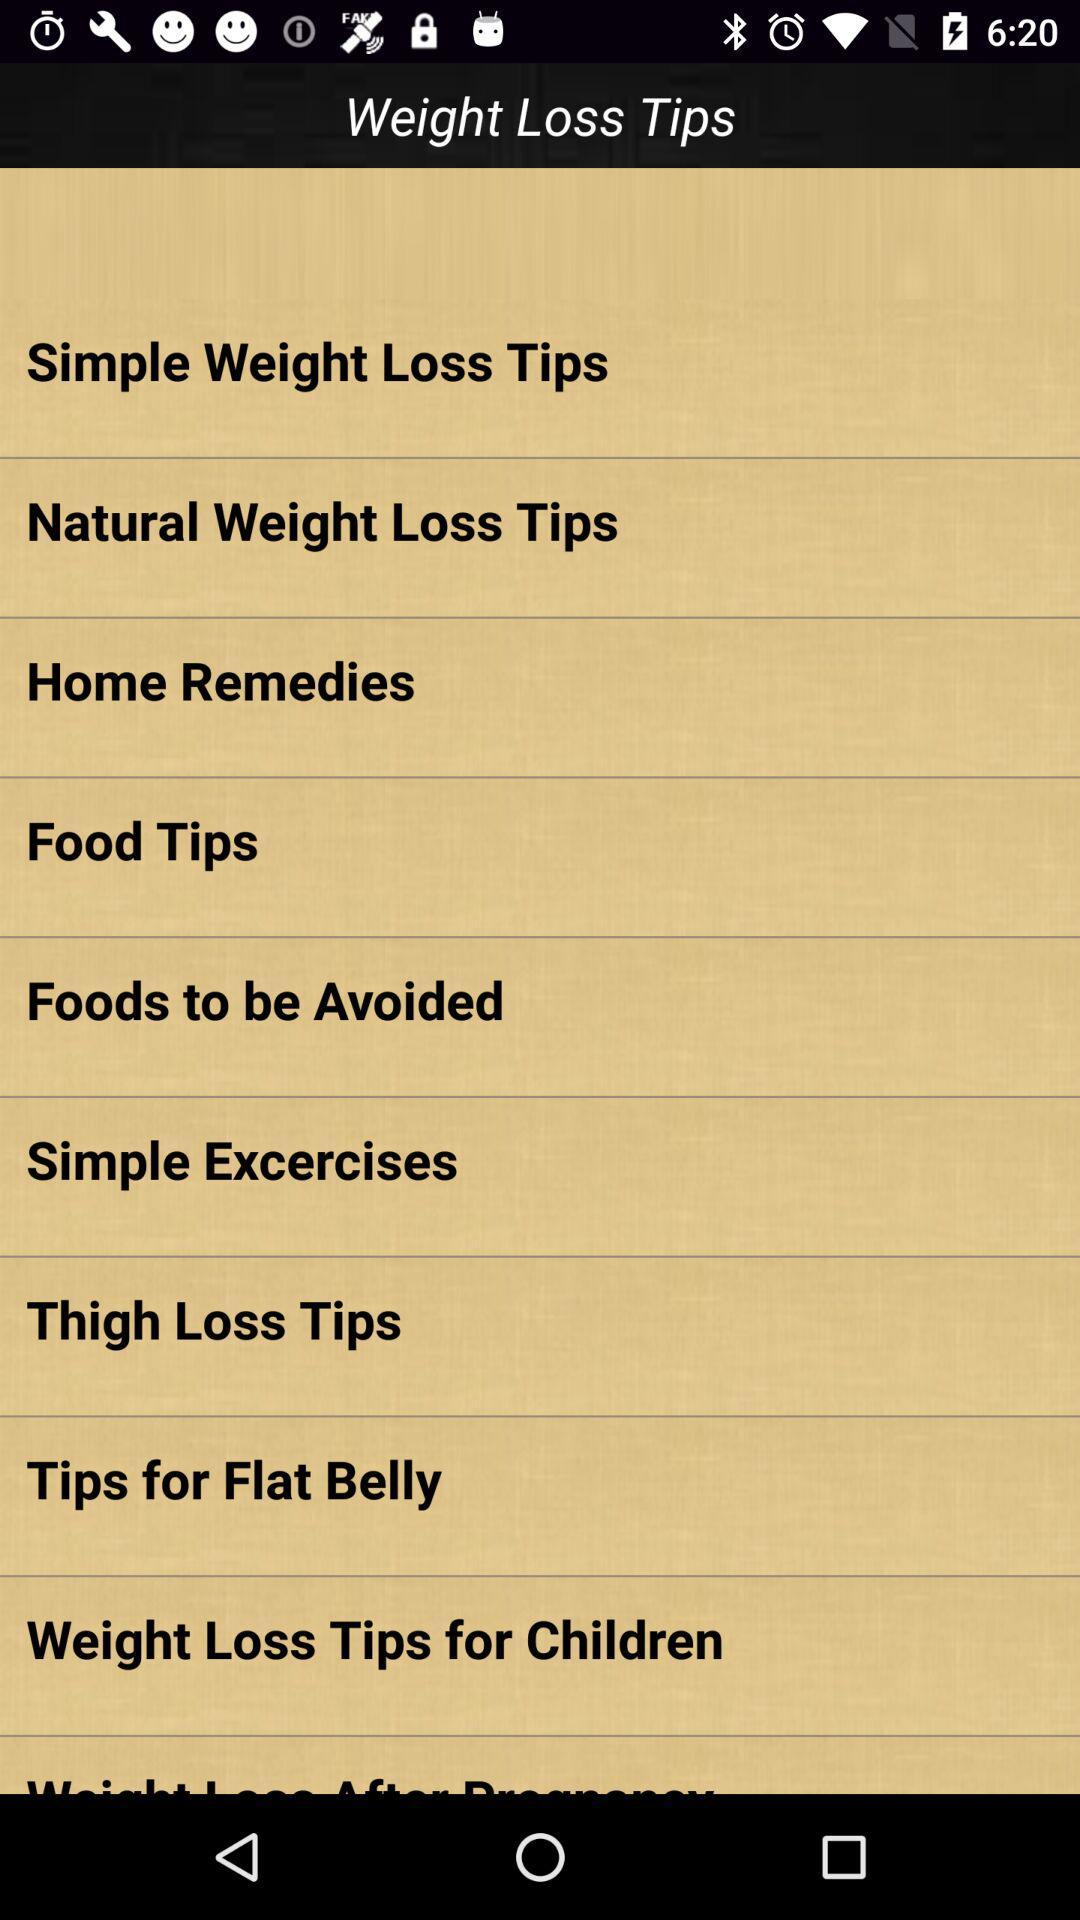 The image size is (1080, 1920). Describe the element at coordinates (540, 999) in the screenshot. I see `foods to be item` at that location.